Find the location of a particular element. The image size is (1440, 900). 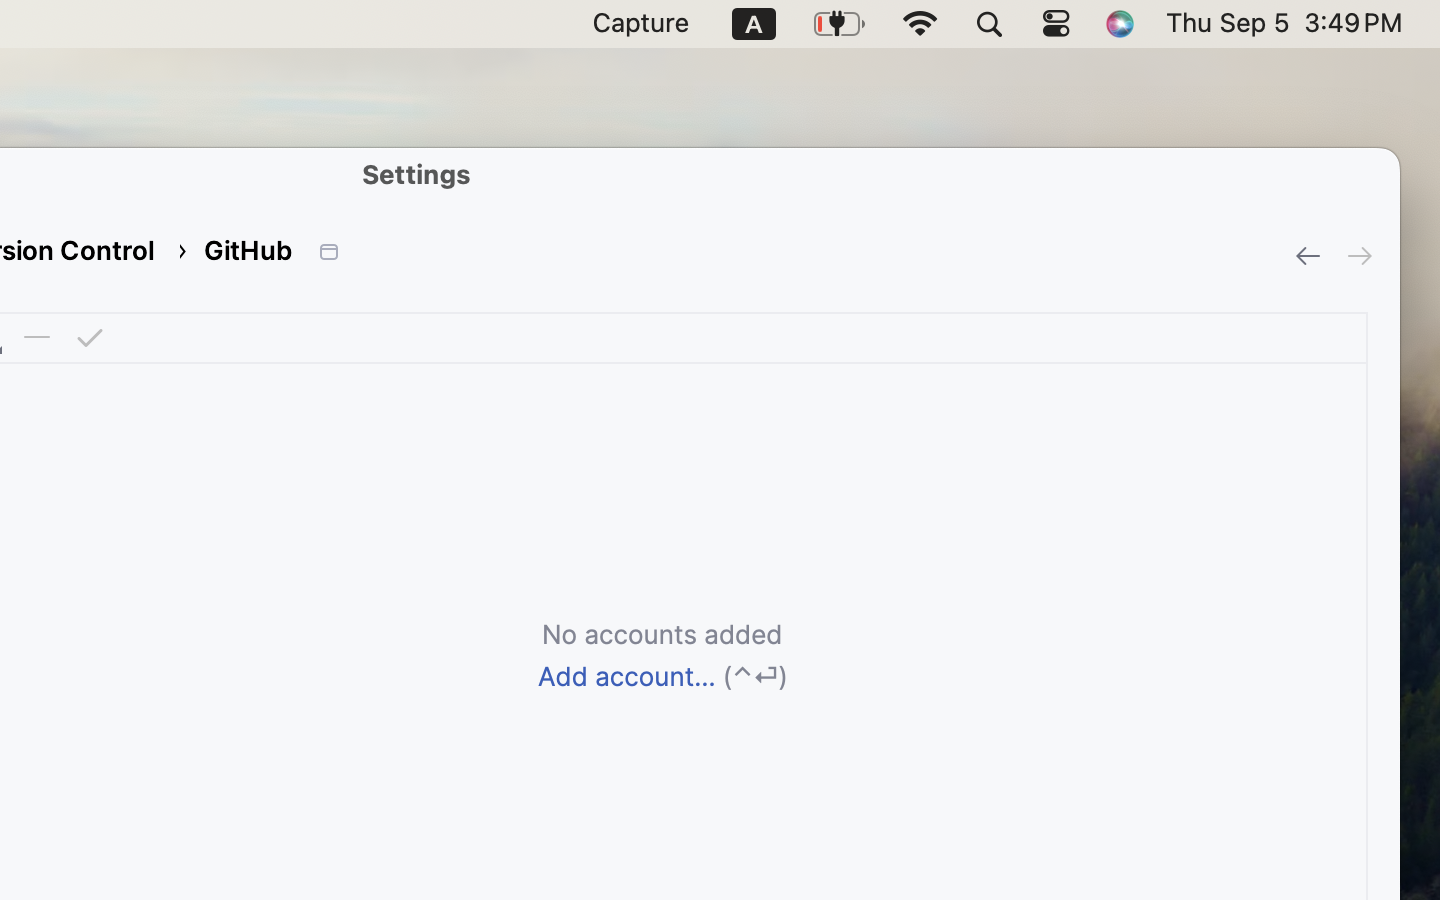

'Settings' is located at coordinates (416, 173).